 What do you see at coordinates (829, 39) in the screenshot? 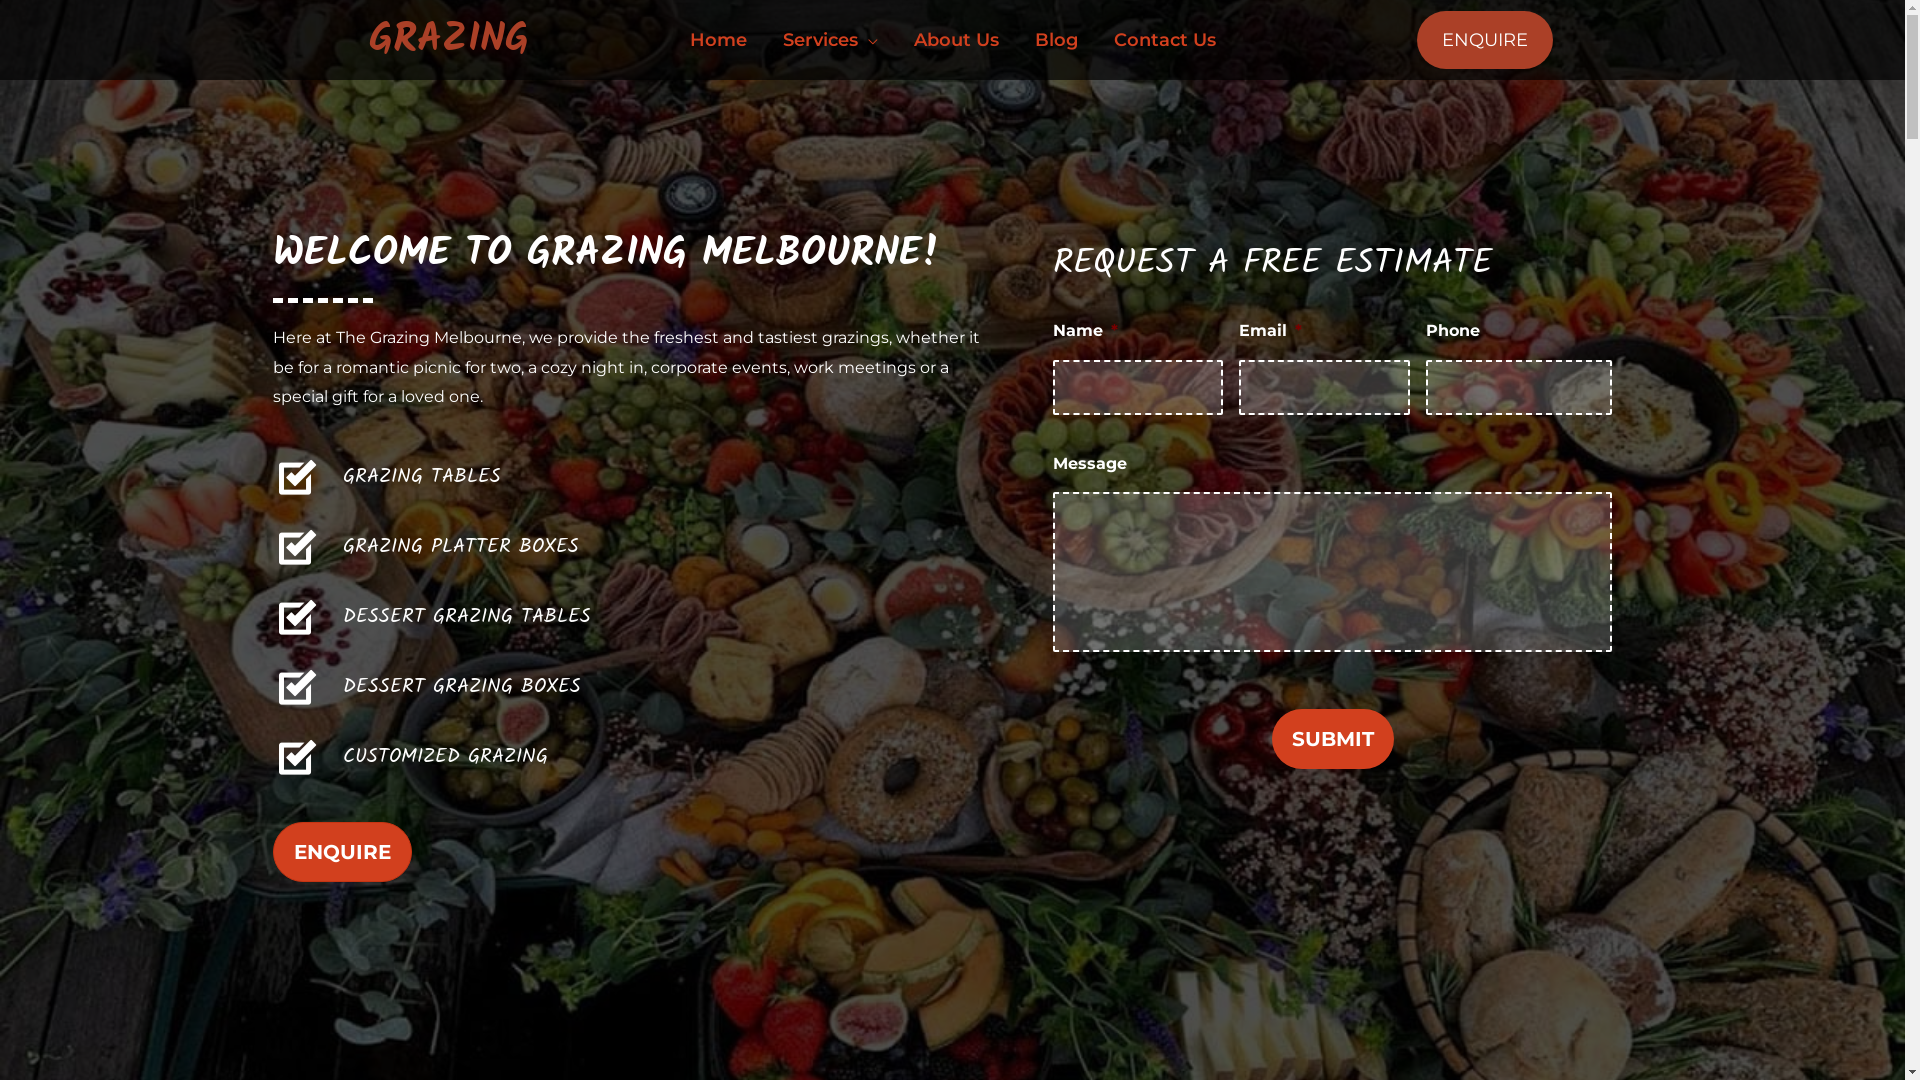
I see `'Services'` at bounding box center [829, 39].